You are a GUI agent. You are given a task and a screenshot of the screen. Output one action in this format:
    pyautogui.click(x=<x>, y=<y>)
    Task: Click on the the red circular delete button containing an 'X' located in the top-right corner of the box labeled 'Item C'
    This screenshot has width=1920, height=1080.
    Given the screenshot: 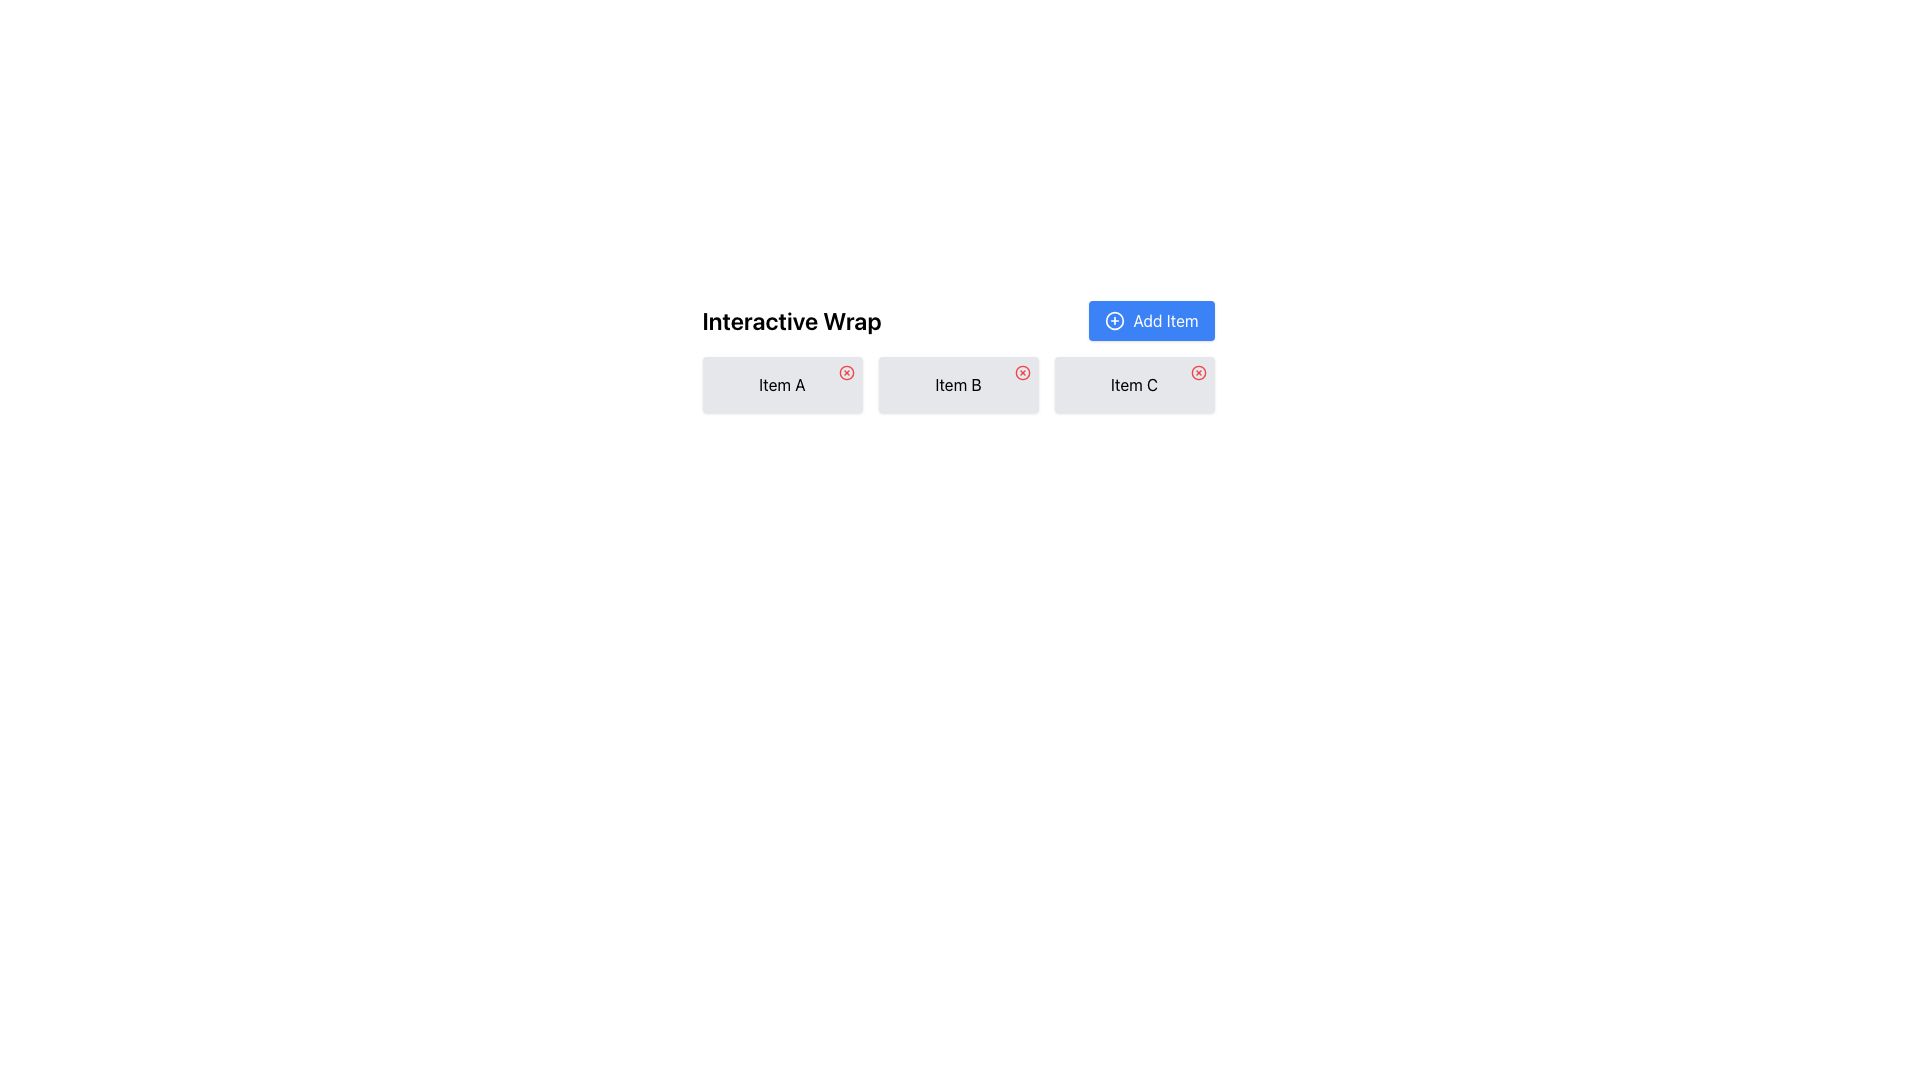 What is the action you would take?
    pyautogui.click(x=1198, y=373)
    